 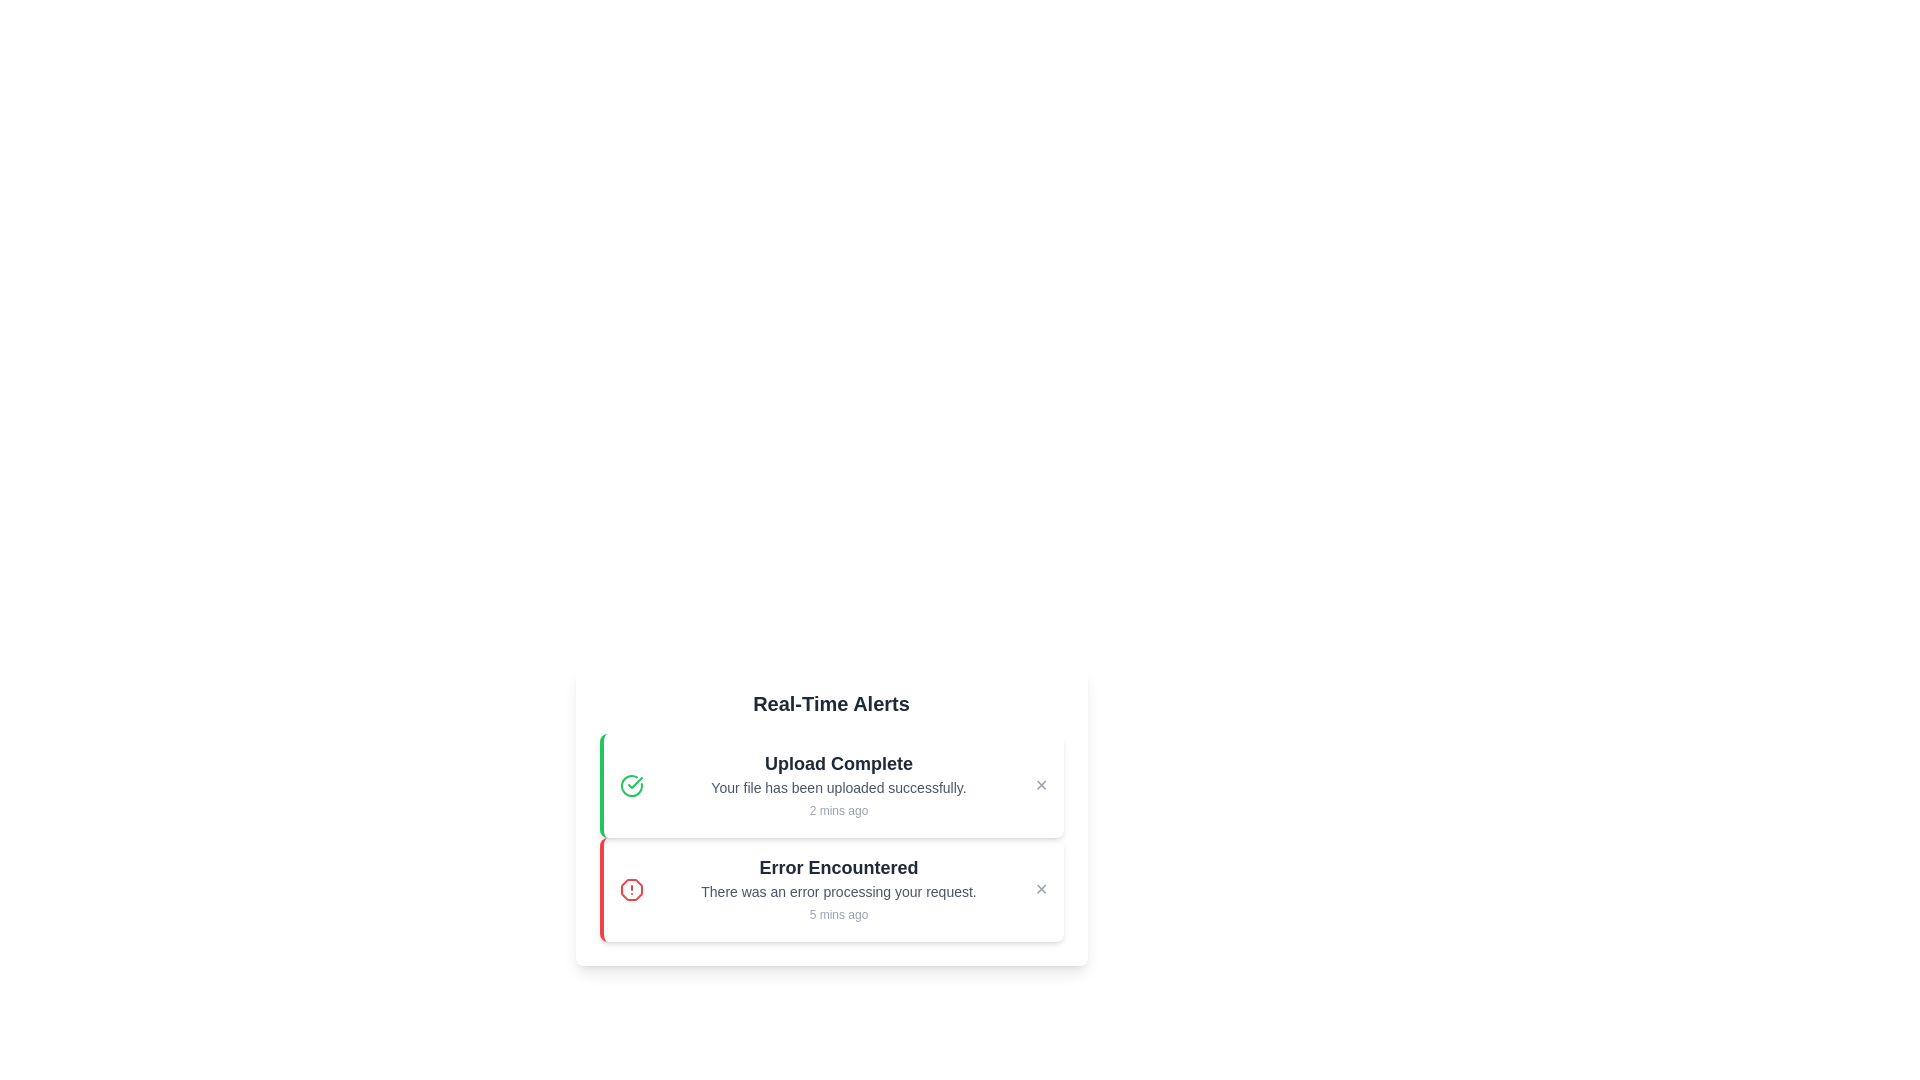 What do you see at coordinates (839, 763) in the screenshot?
I see `the text label reading 'Upload Complete', which is styled with a large bold dark gray font and located at the top of the notification card in the 'Real-Time Alerts' section` at bounding box center [839, 763].